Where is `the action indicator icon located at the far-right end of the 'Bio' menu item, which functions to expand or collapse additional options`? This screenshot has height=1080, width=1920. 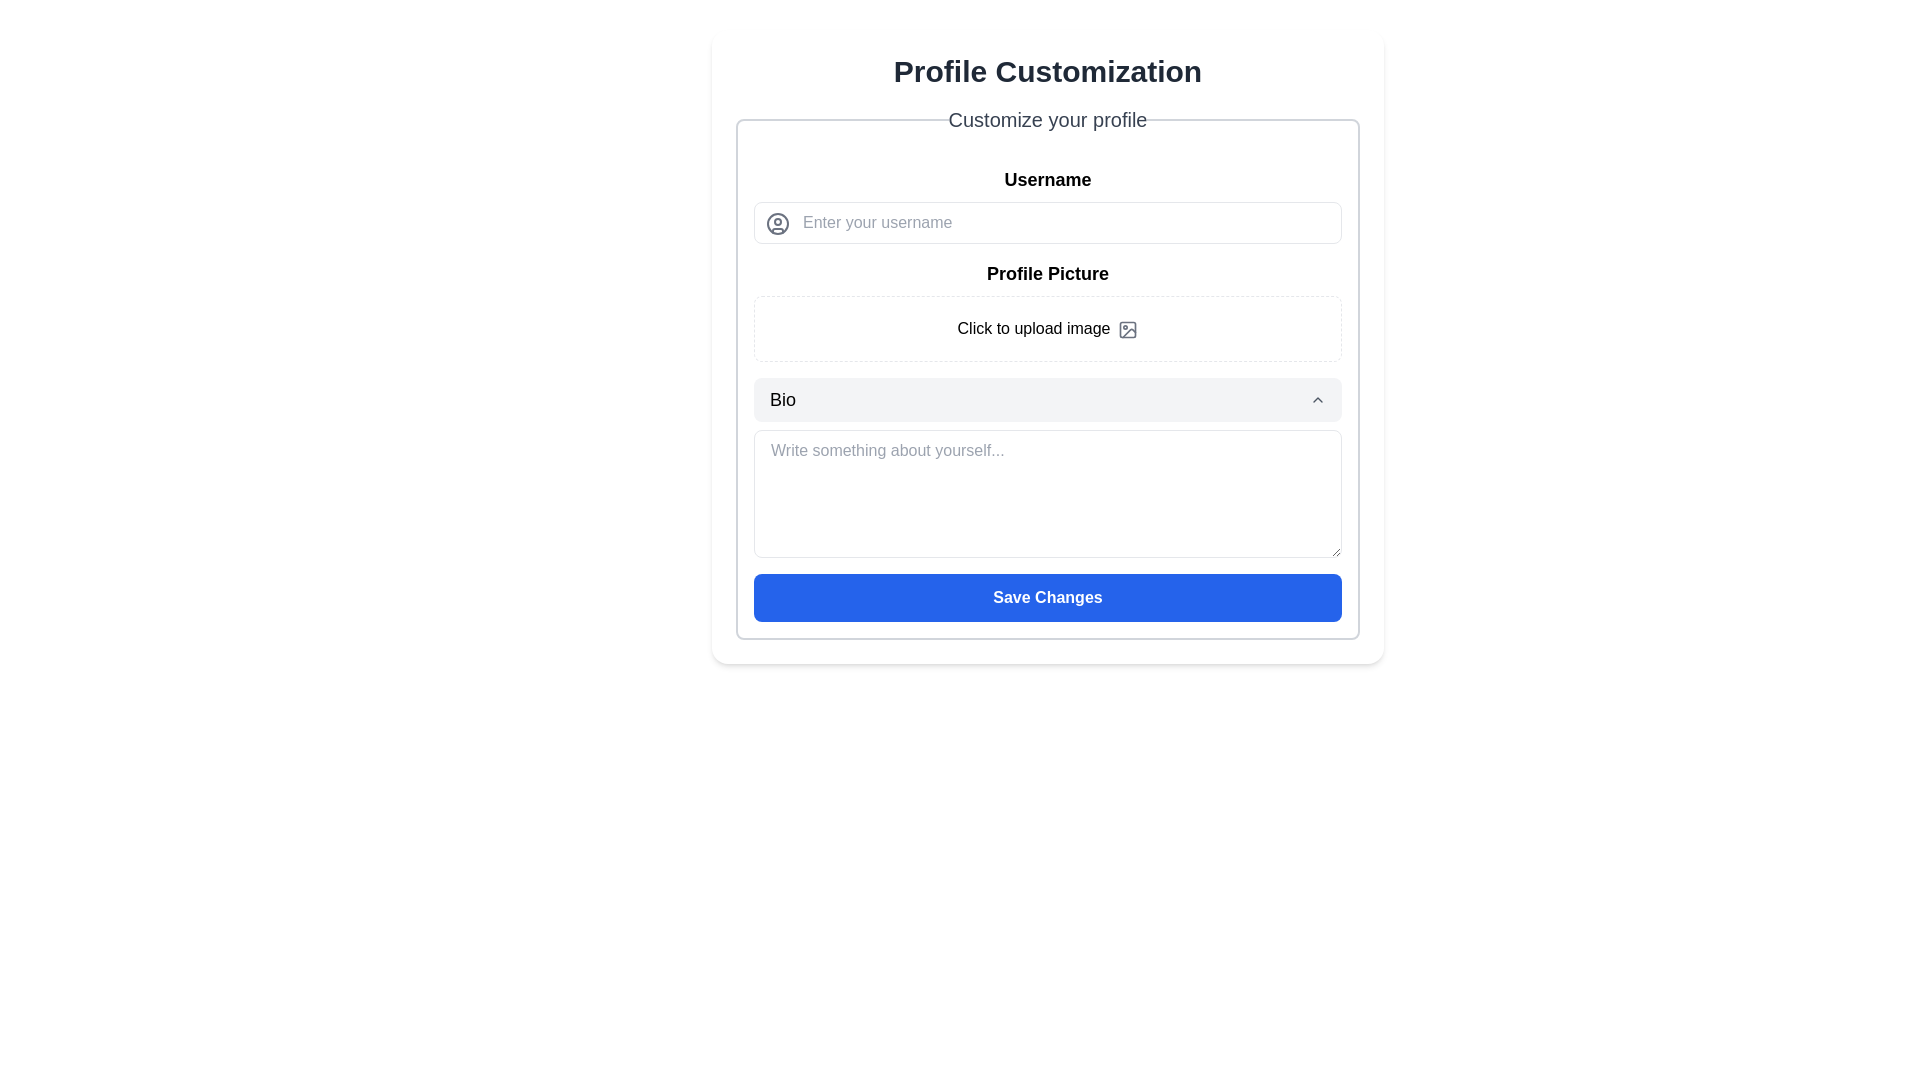
the action indicator icon located at the far-right end of the 'Bio' menu item, which functions to expand or collapse additional options is located at coordinates (1318, 400).